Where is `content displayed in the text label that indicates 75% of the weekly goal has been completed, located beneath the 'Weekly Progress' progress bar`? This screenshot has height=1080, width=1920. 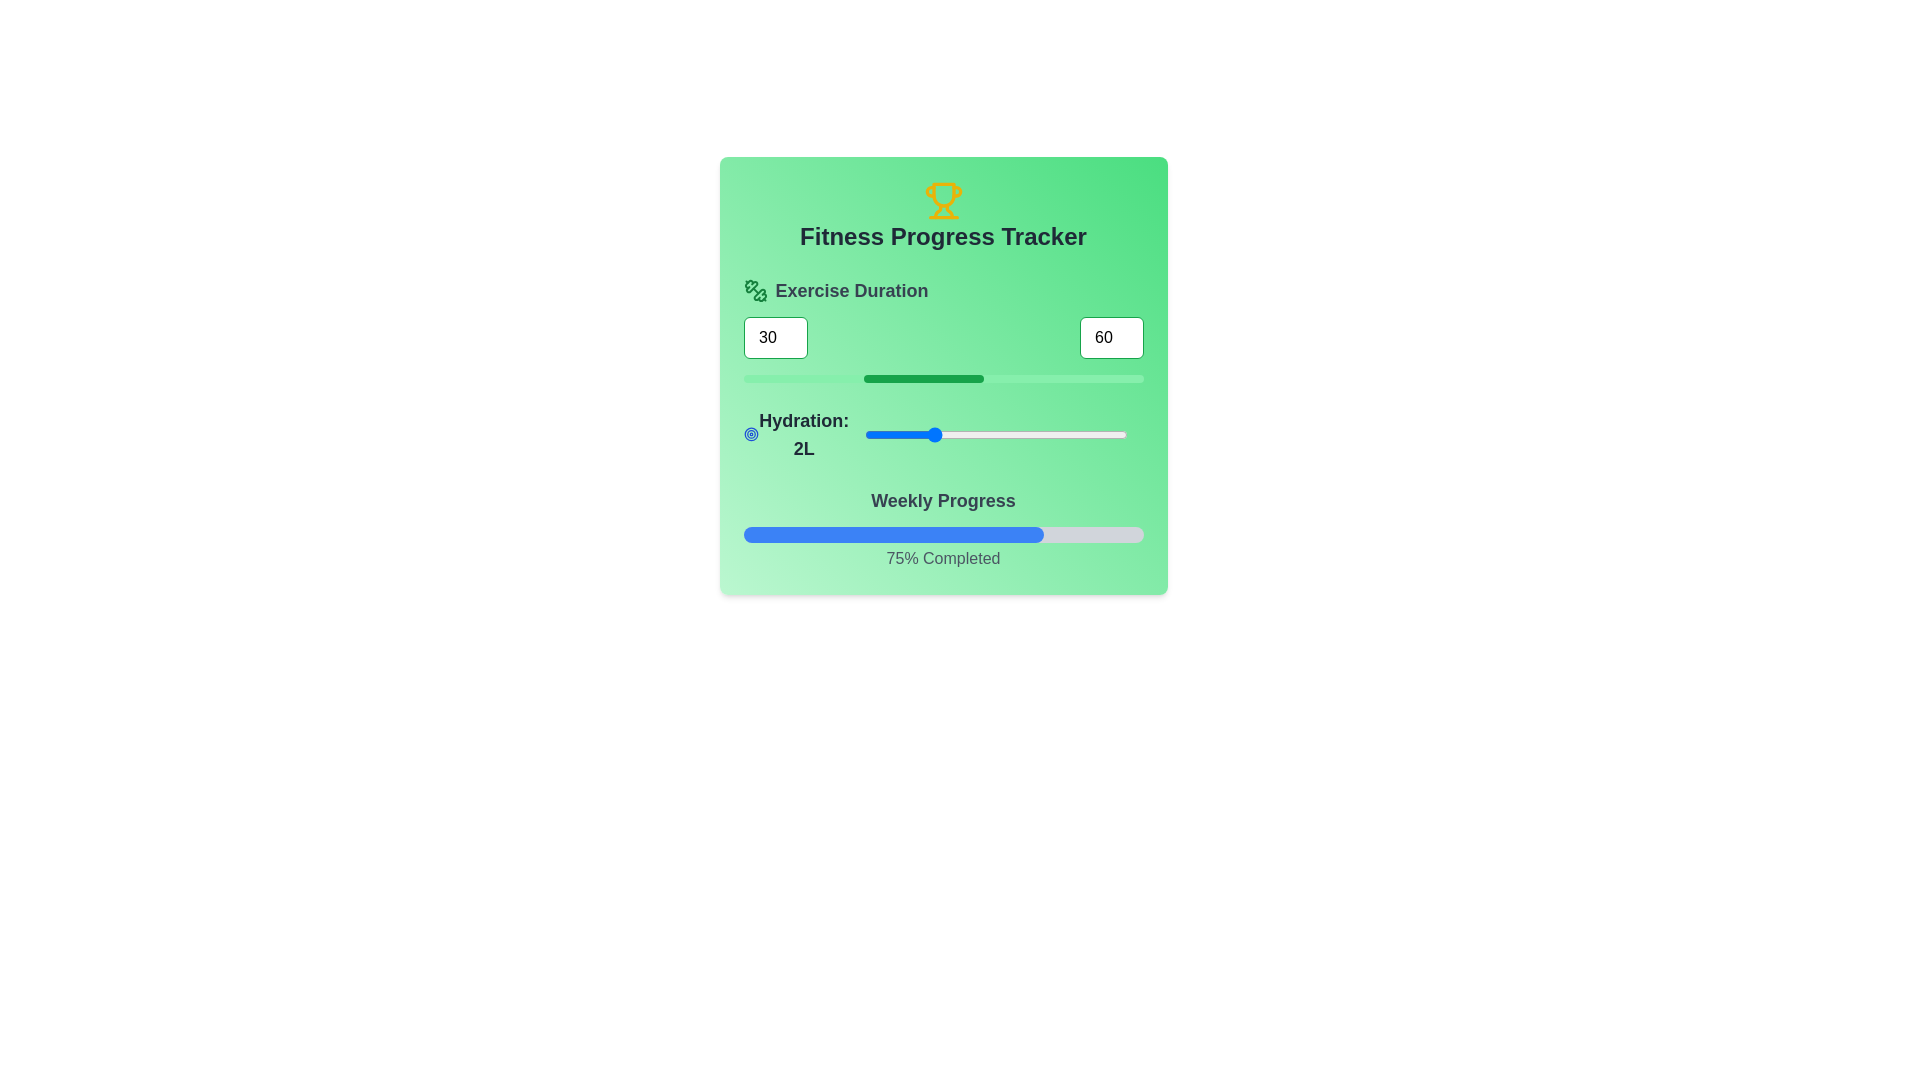
content displayed in the text label that indicates 75% of the weekly goal has been completed, located beneath the 'Weekly Progress' progress bar is located at coordinates (942, 559).